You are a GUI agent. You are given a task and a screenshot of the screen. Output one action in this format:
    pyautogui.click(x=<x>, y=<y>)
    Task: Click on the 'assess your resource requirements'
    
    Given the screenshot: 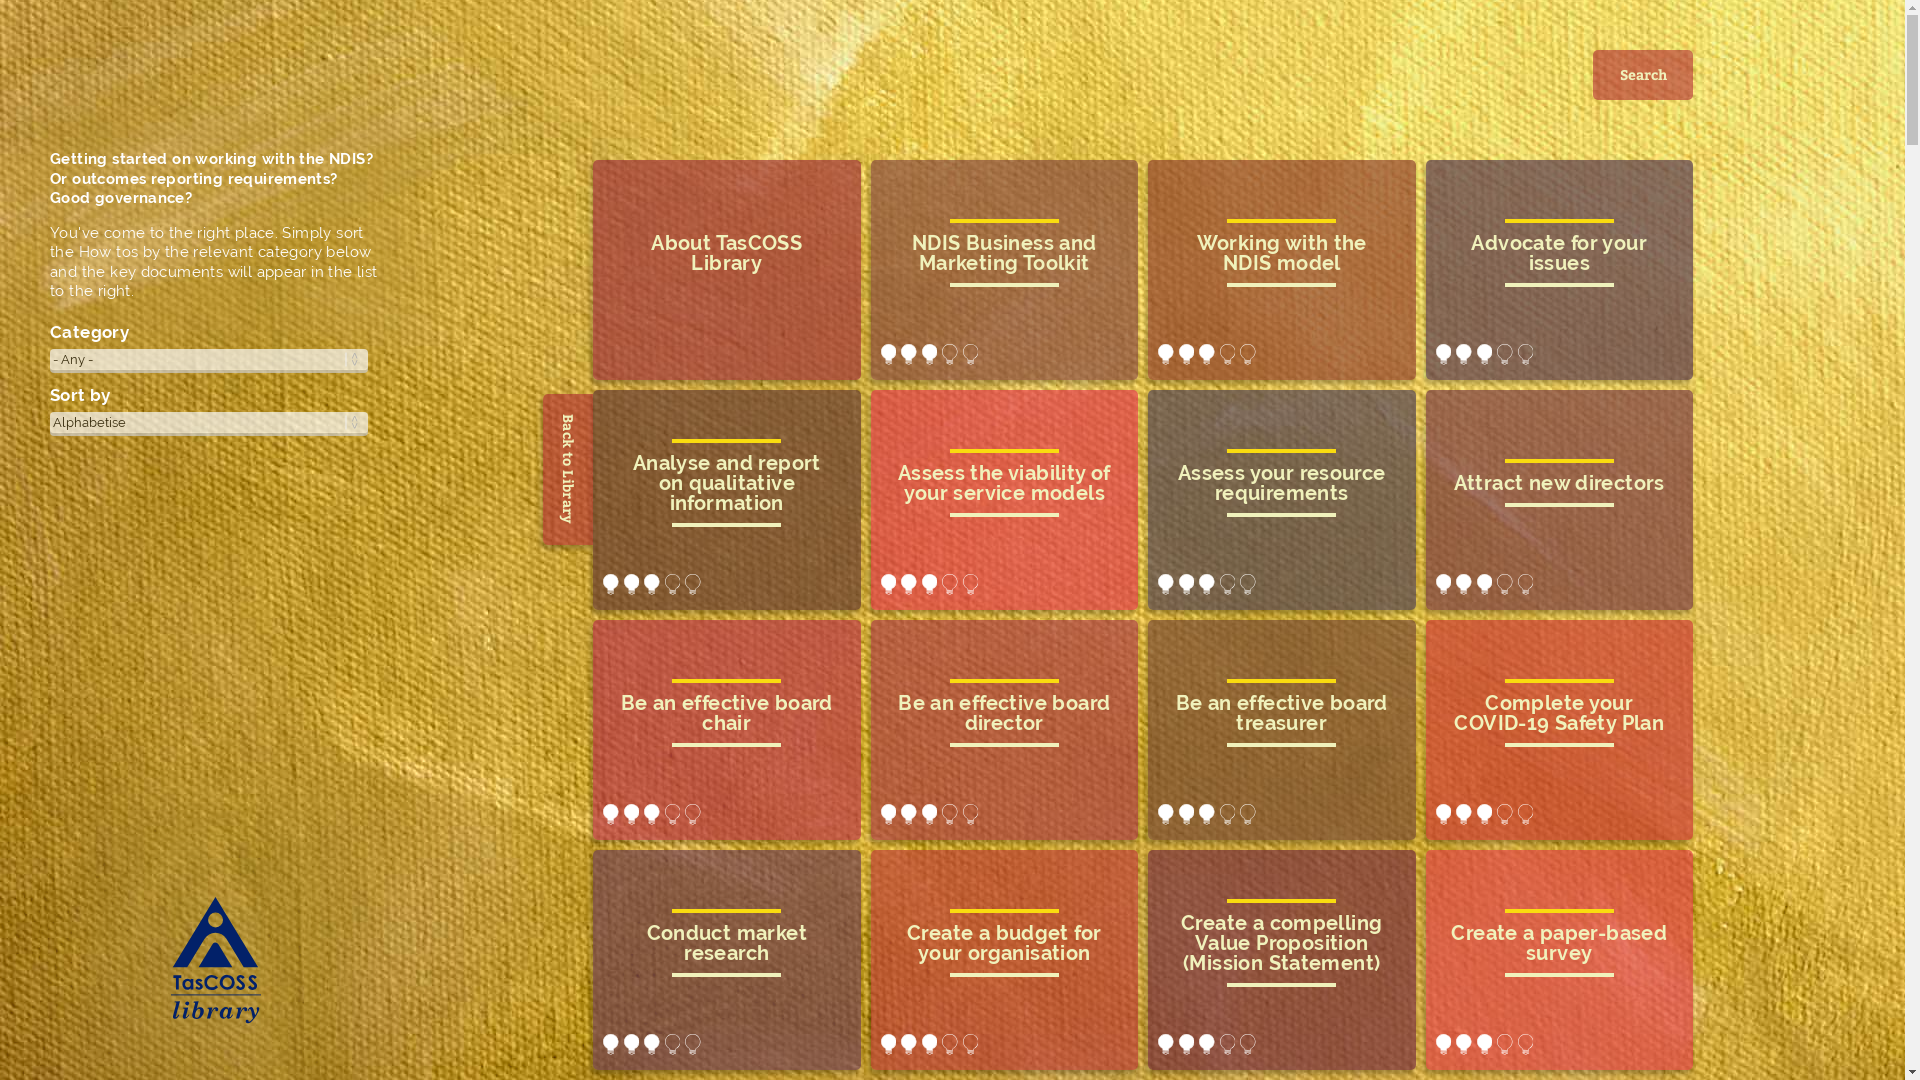 What is the action you would take?
    pyautogui.click(x=1281, y=499)
    